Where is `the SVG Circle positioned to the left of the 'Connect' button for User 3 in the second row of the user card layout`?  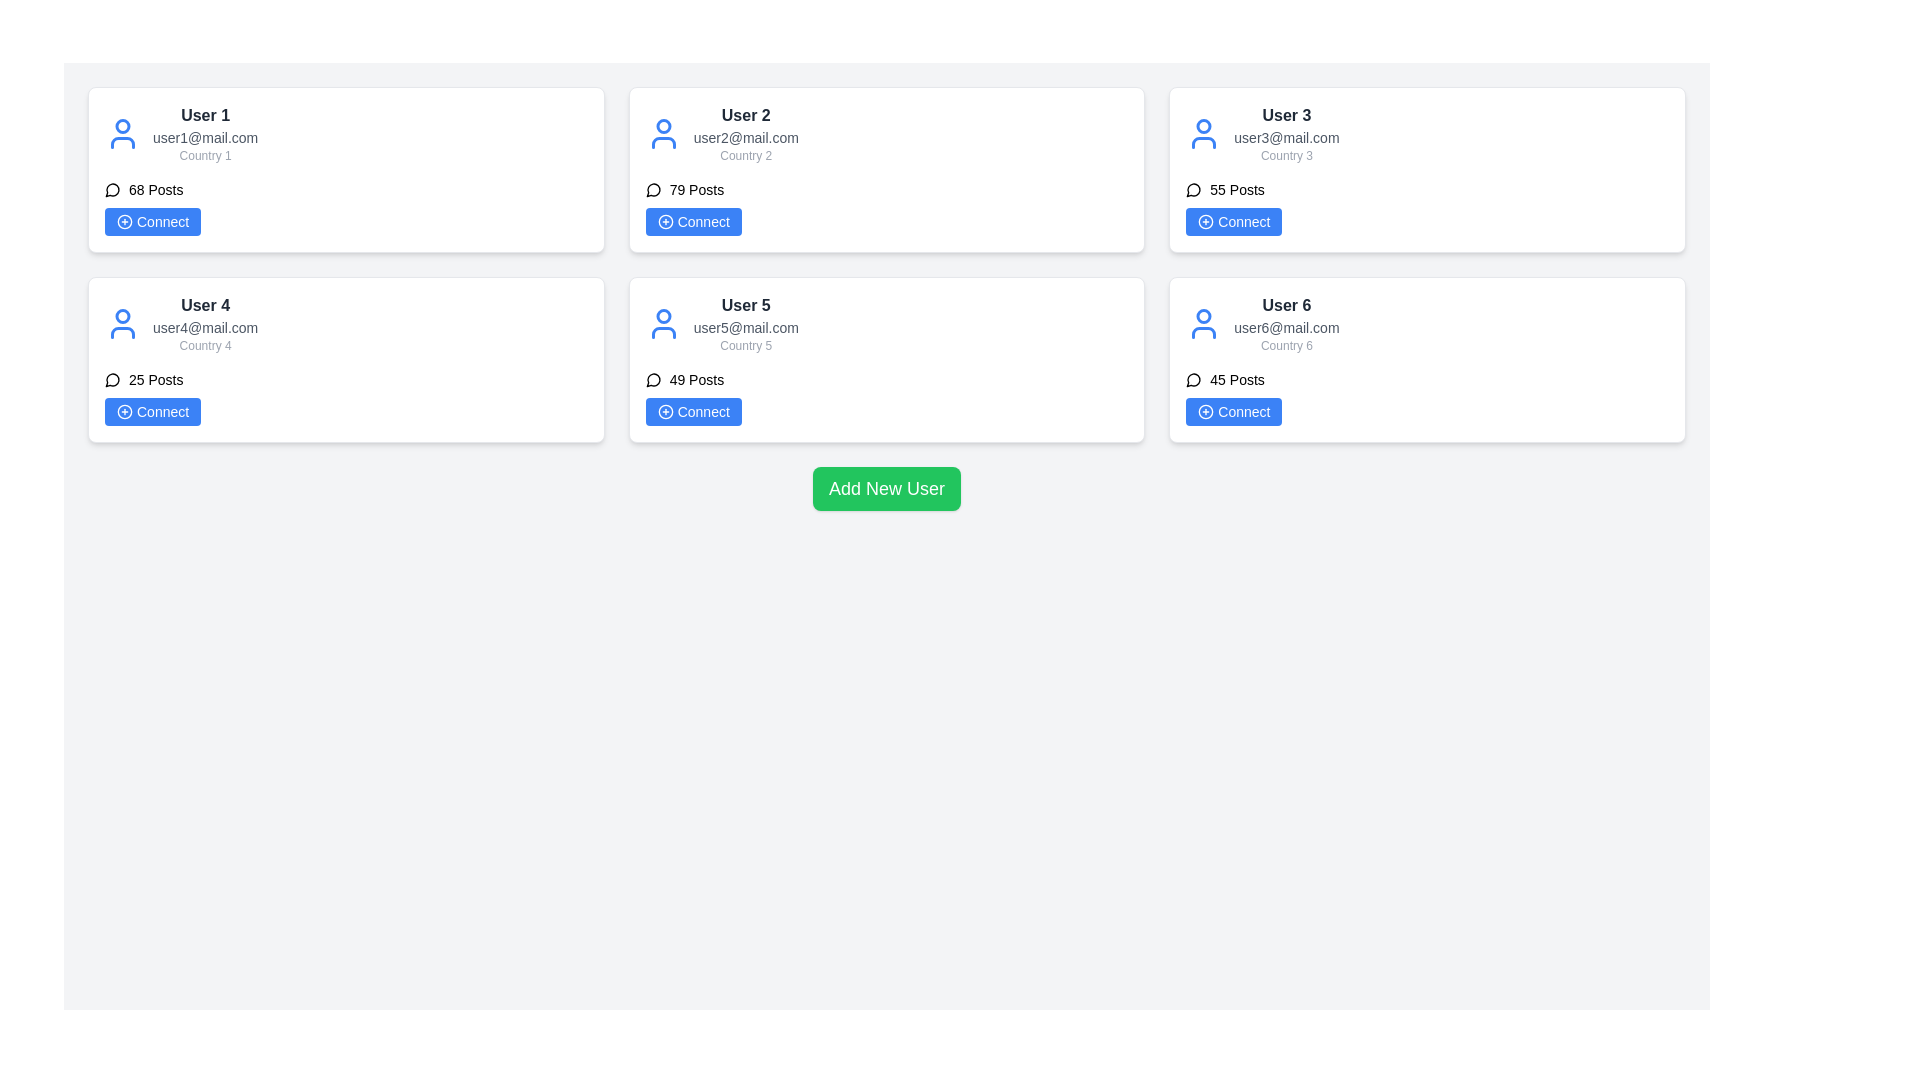
the SVG Circle positioned to the left of the 'Connect' button for User 3 in the second row of the user card layout is located at coordinates (1205, 222).